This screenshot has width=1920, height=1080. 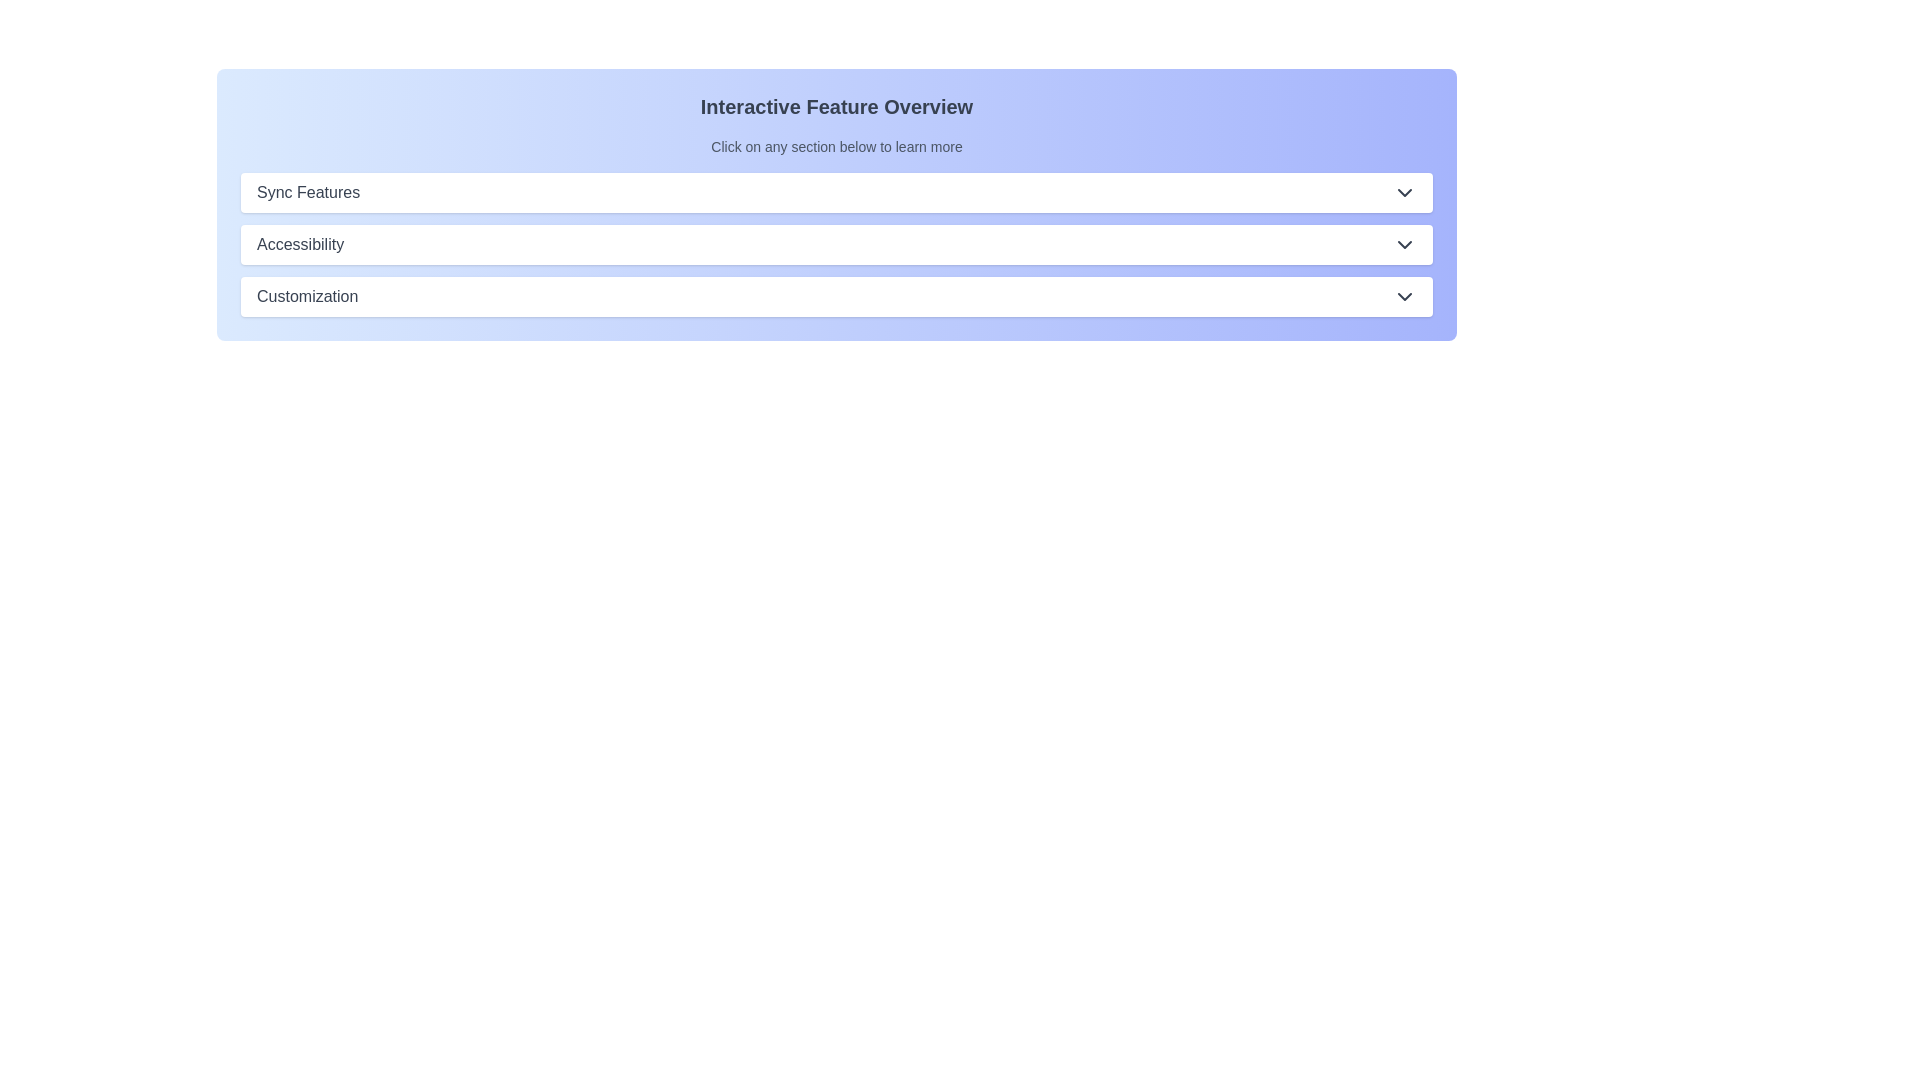 What do you see at coordinates (836, 107) in the screenshot?
I see `the heading 'Interactive Feature Overview' styled in bold and large text, located at the top of the section with a gradient blue background` at bounding box center [836, 107].